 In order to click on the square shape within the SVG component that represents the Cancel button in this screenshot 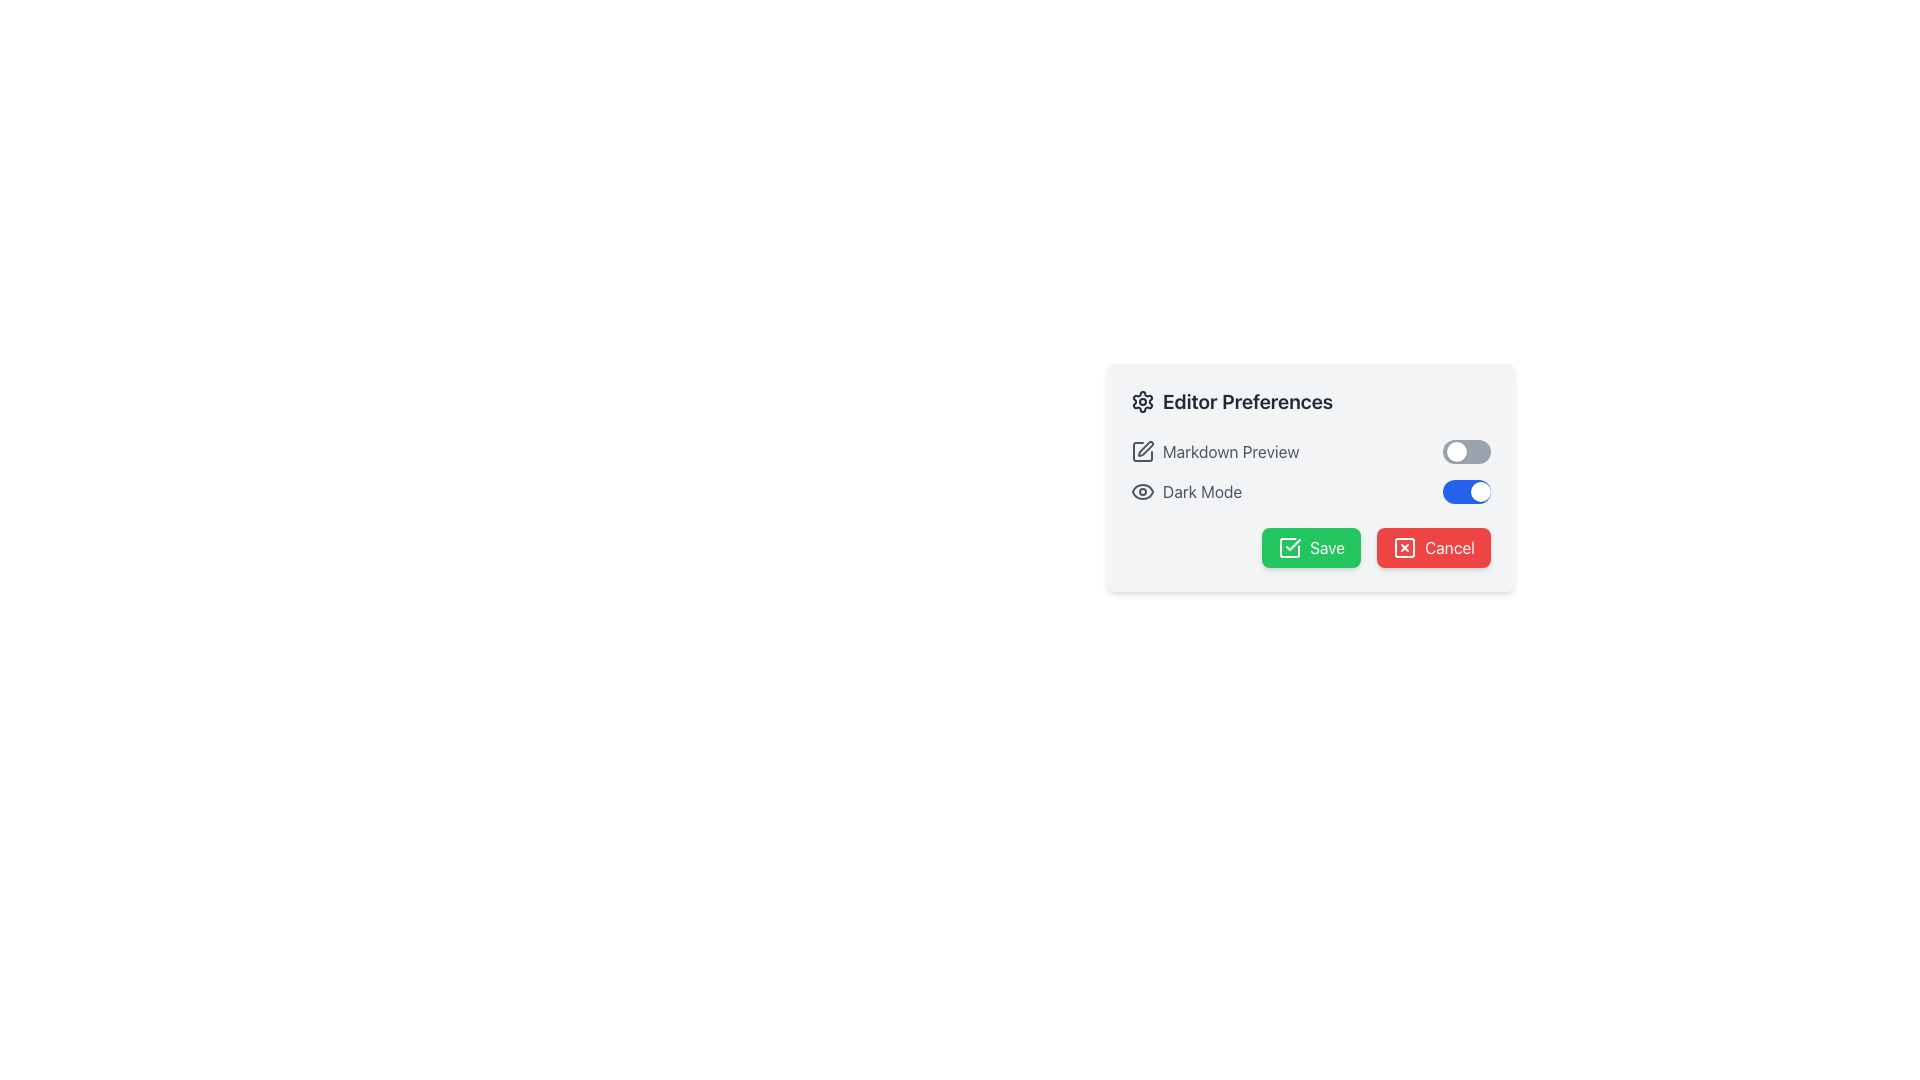, I will do `click(1404, 547)`.